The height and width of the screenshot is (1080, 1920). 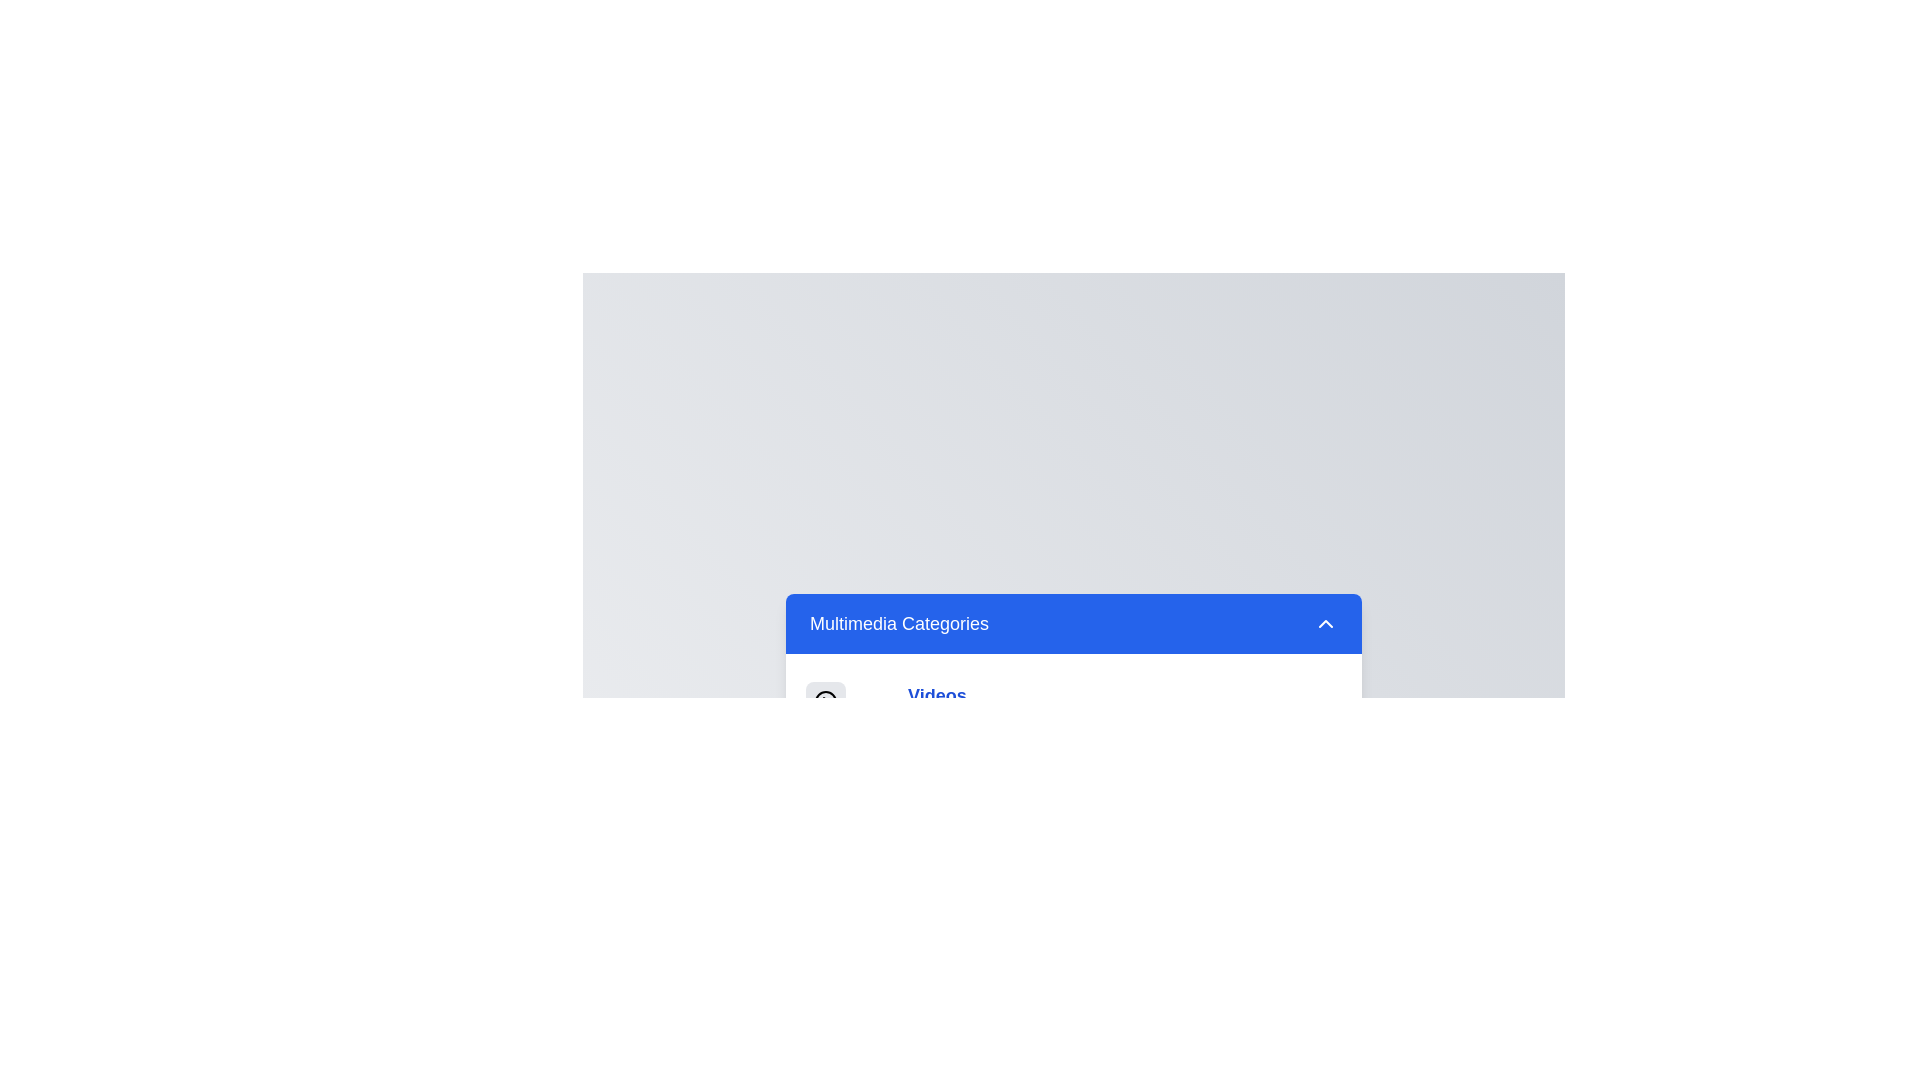 What do you see at coordinates (935, 693) in the screenshot?
I see `the 'Videos' category item in the Multimedia Menu` at bounding box center [935, 693].